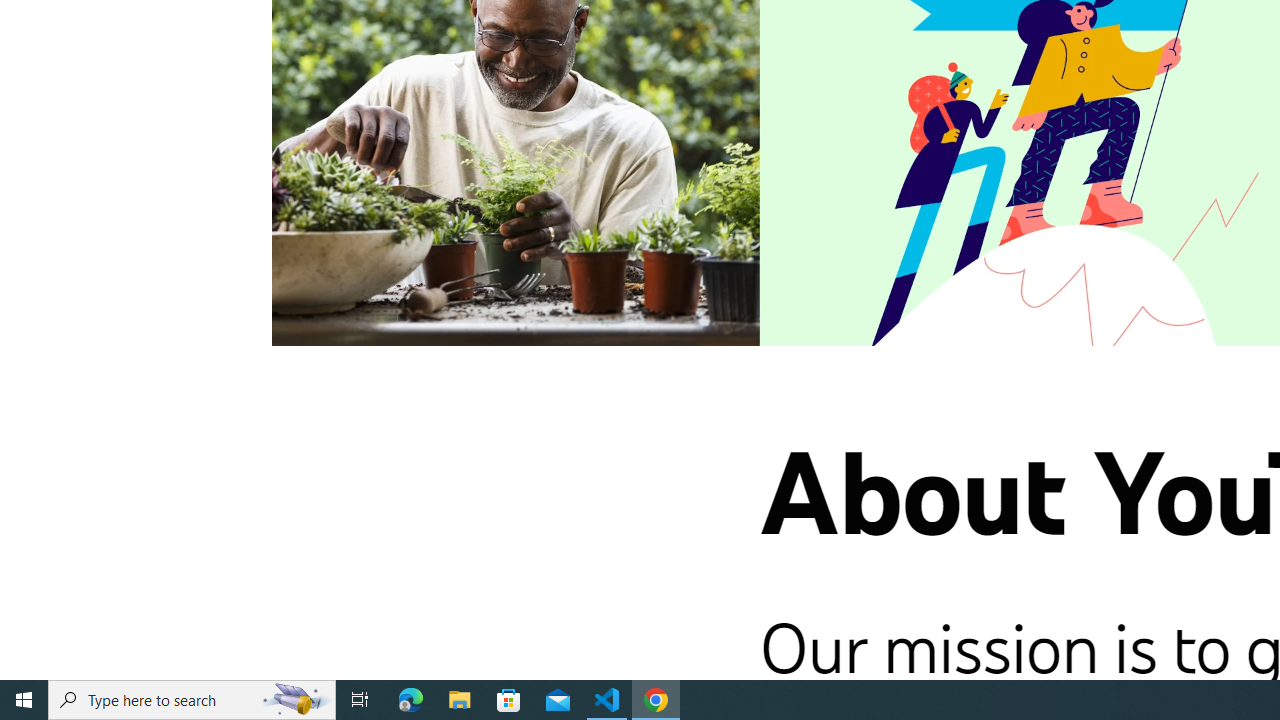 The height and width of the screenshot is (720, 1280). Describe the element at coordinates (294, 698) in the screenshot. I see `'Search highlights icon opens search home window'` at that location.